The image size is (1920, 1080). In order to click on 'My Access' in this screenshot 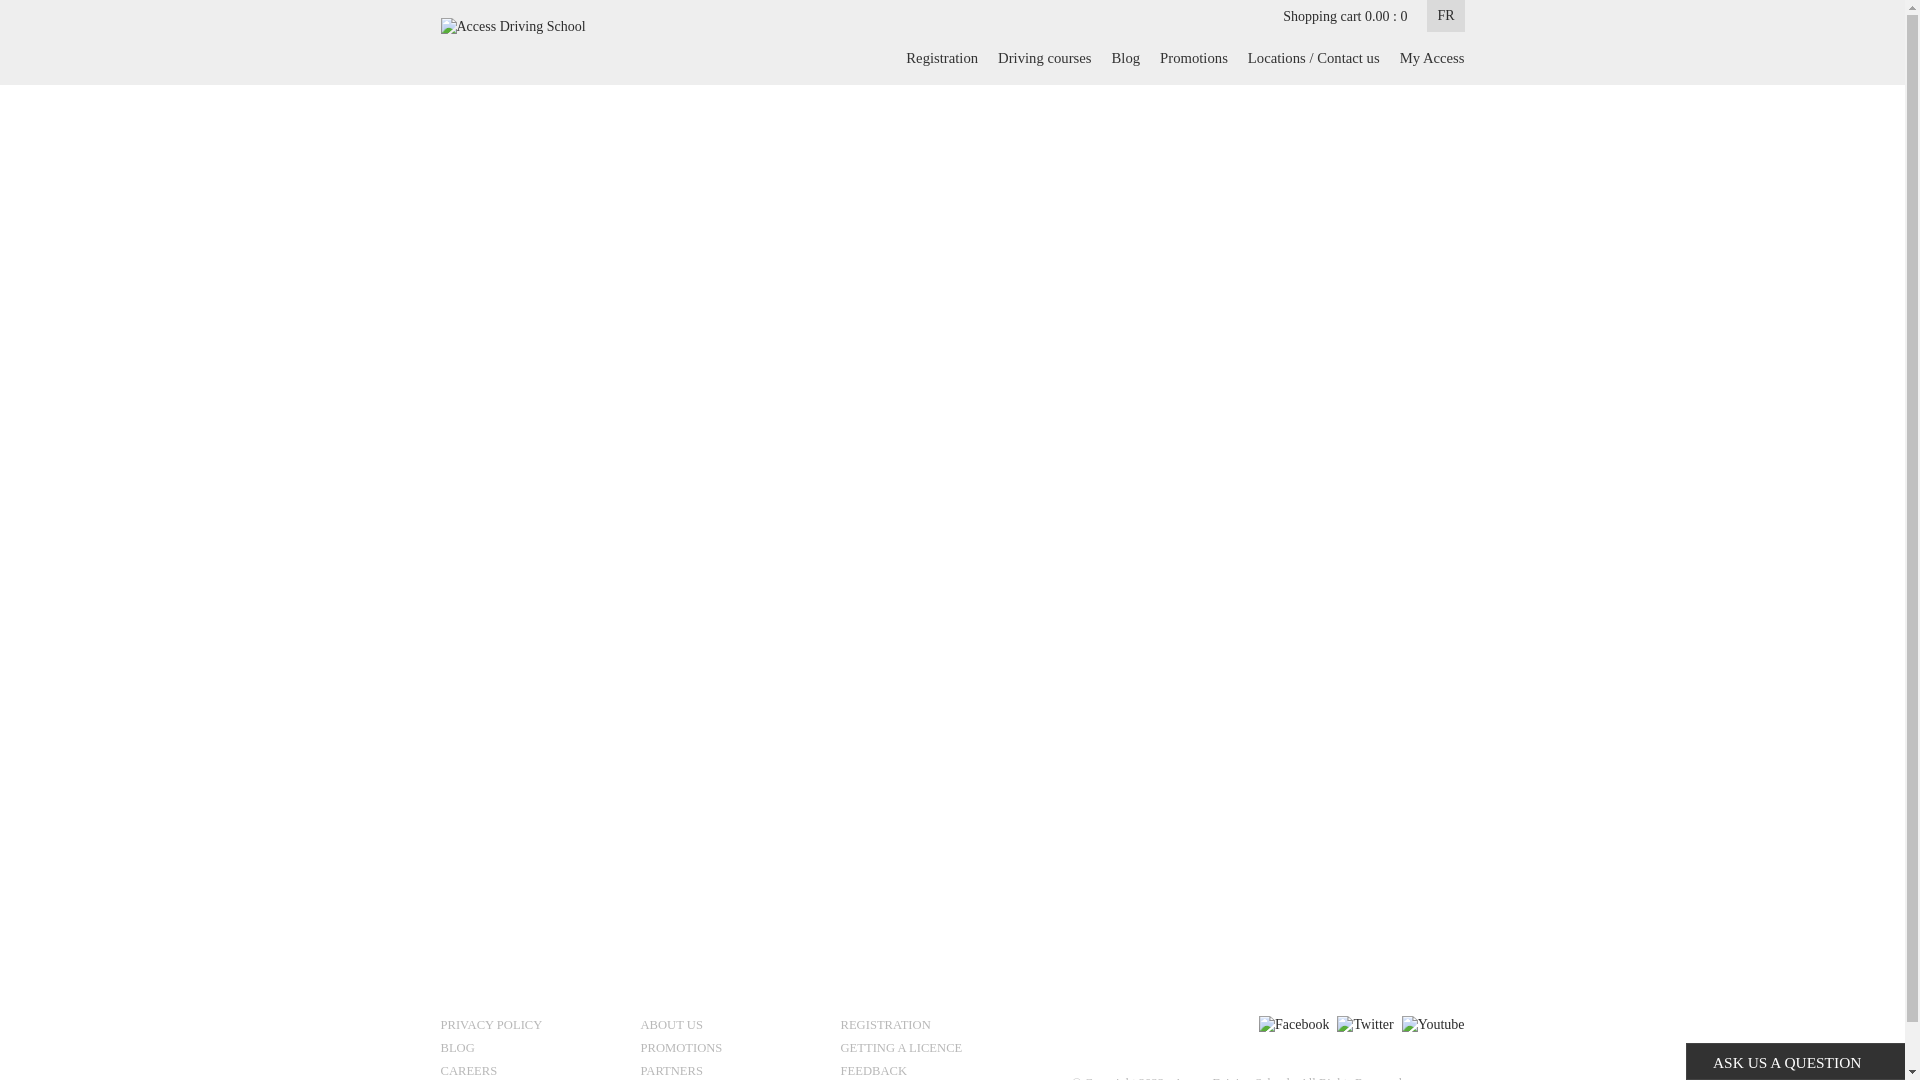, I will do `click(1389, 56)`.